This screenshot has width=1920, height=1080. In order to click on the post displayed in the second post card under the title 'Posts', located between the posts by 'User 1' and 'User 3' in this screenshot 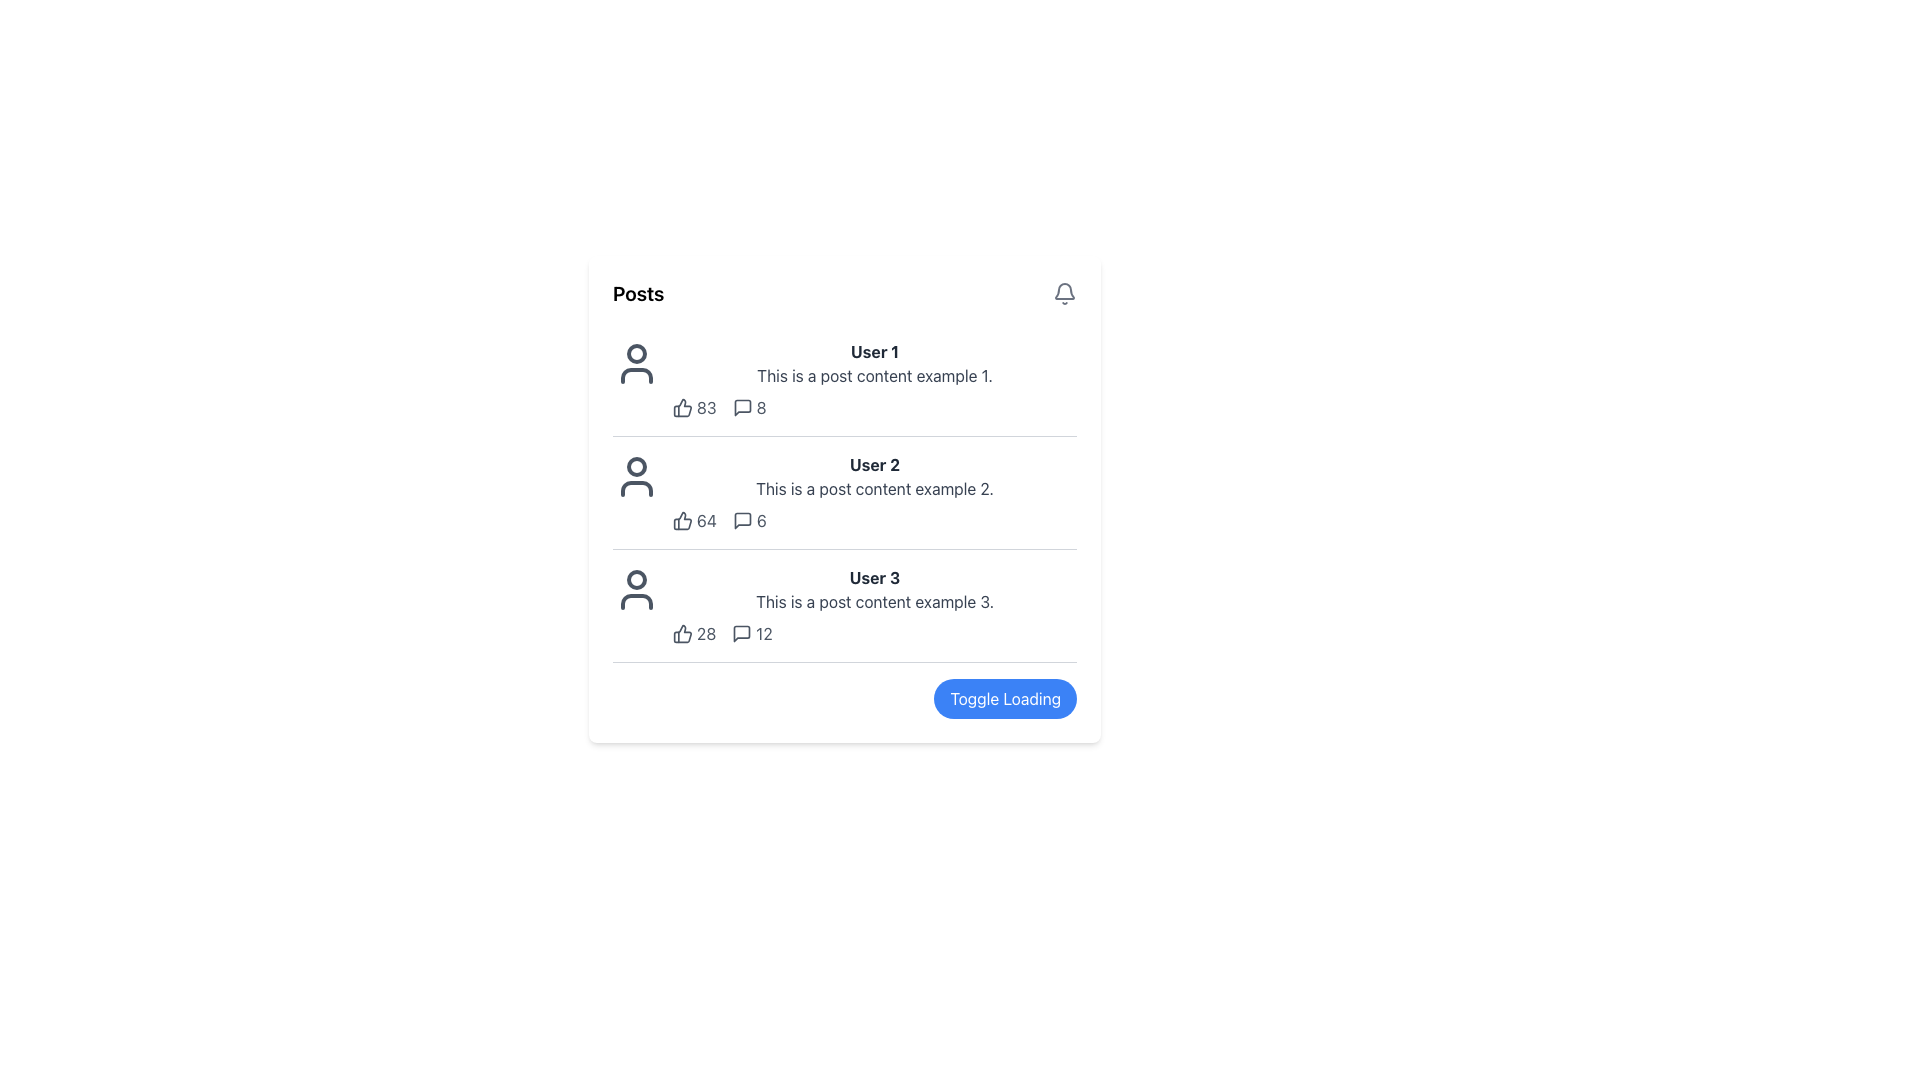, I will do `click(844, 493)`.